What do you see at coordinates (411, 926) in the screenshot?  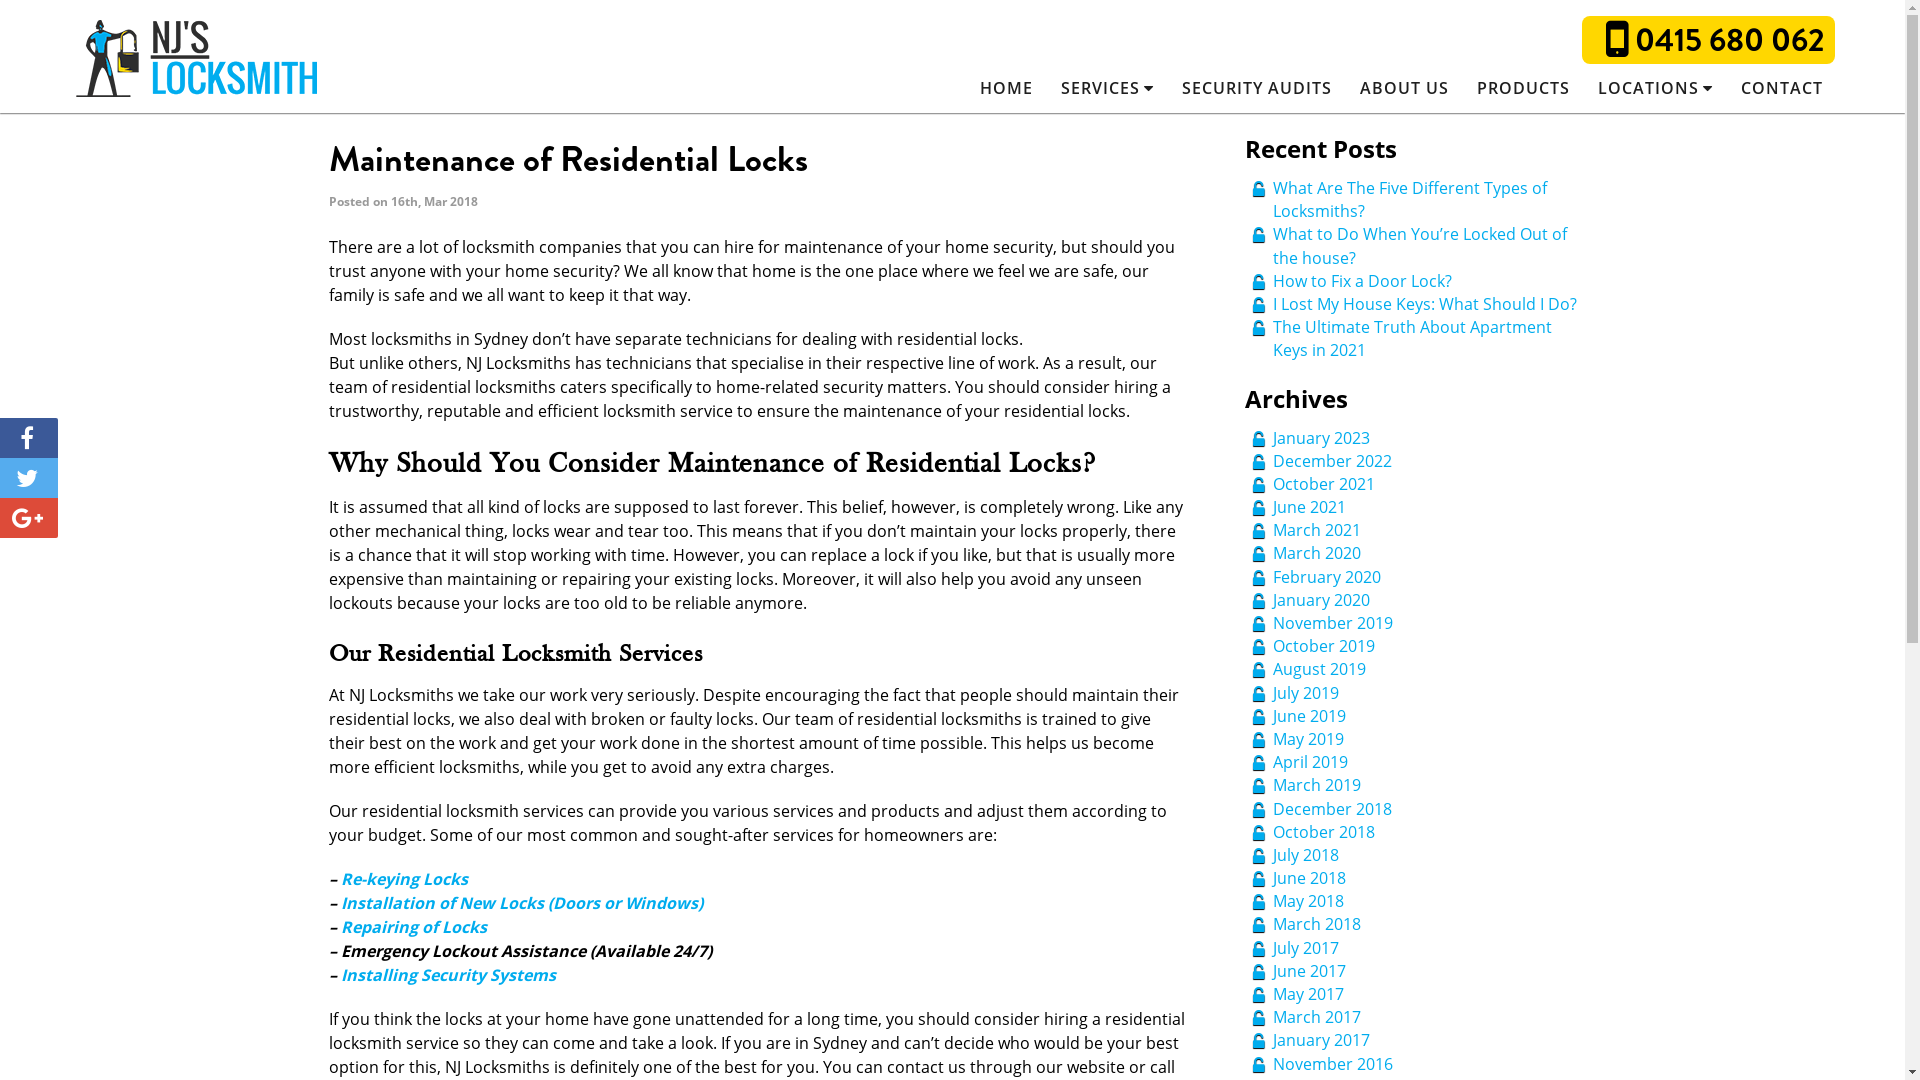 I see `'Repairing of Locks'` at bounding box center [411, 926].